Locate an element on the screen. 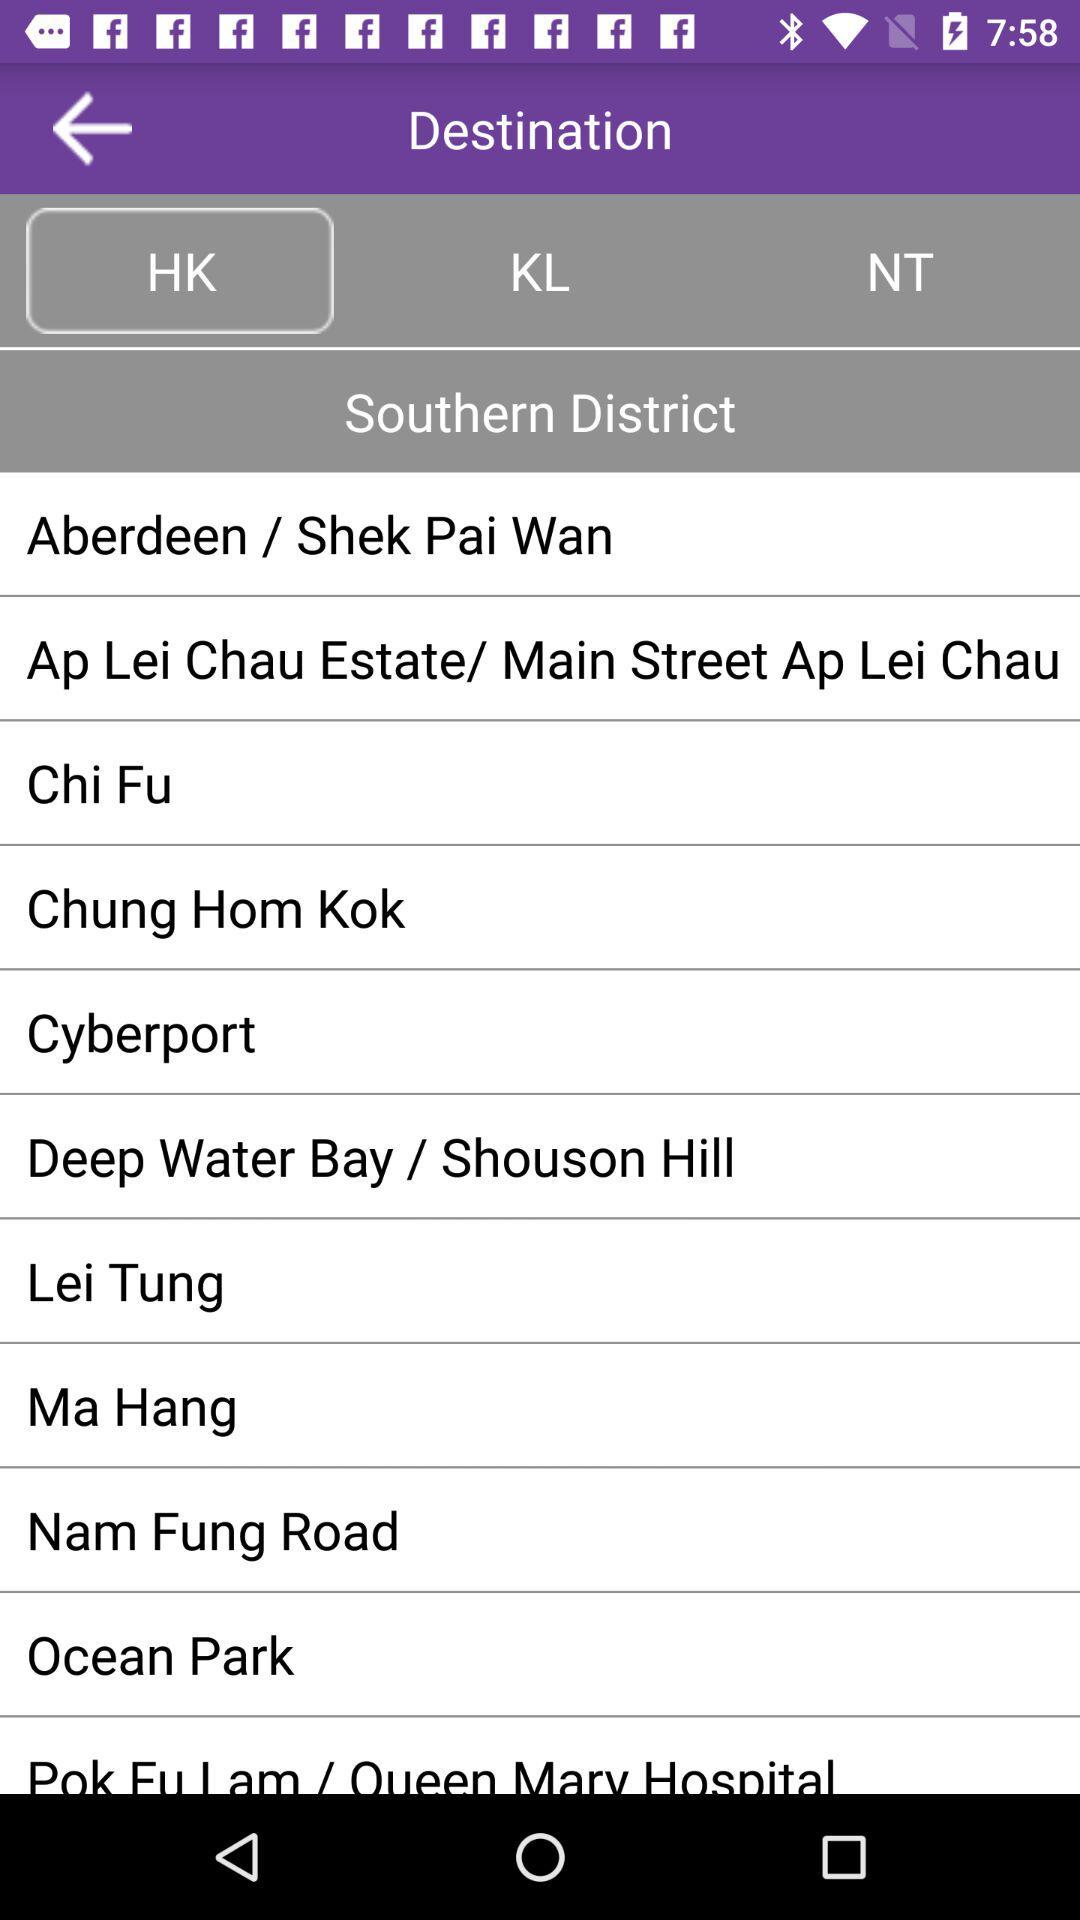 This screenshot has height=1920, width=1080. nt is located at coordinates (898, 269).